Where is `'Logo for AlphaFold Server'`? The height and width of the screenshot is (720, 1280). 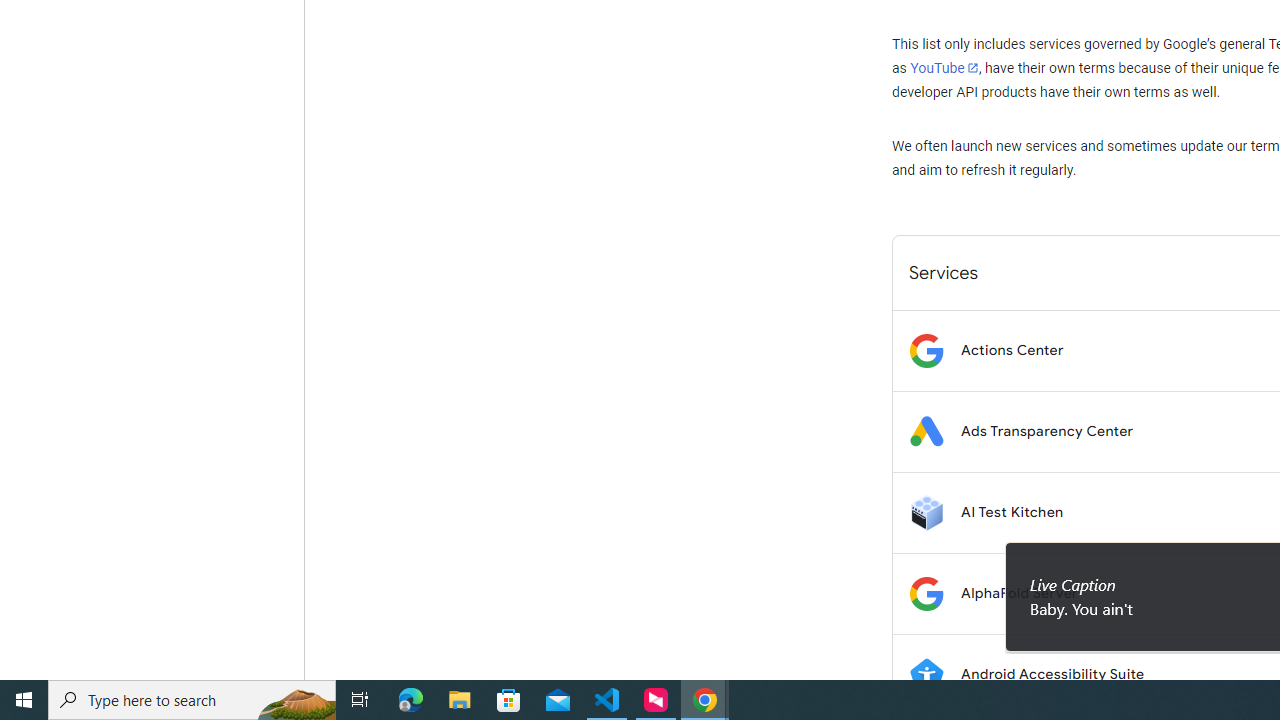
'Logo for AlphaFold Server' is located at coordinates (925, 592).